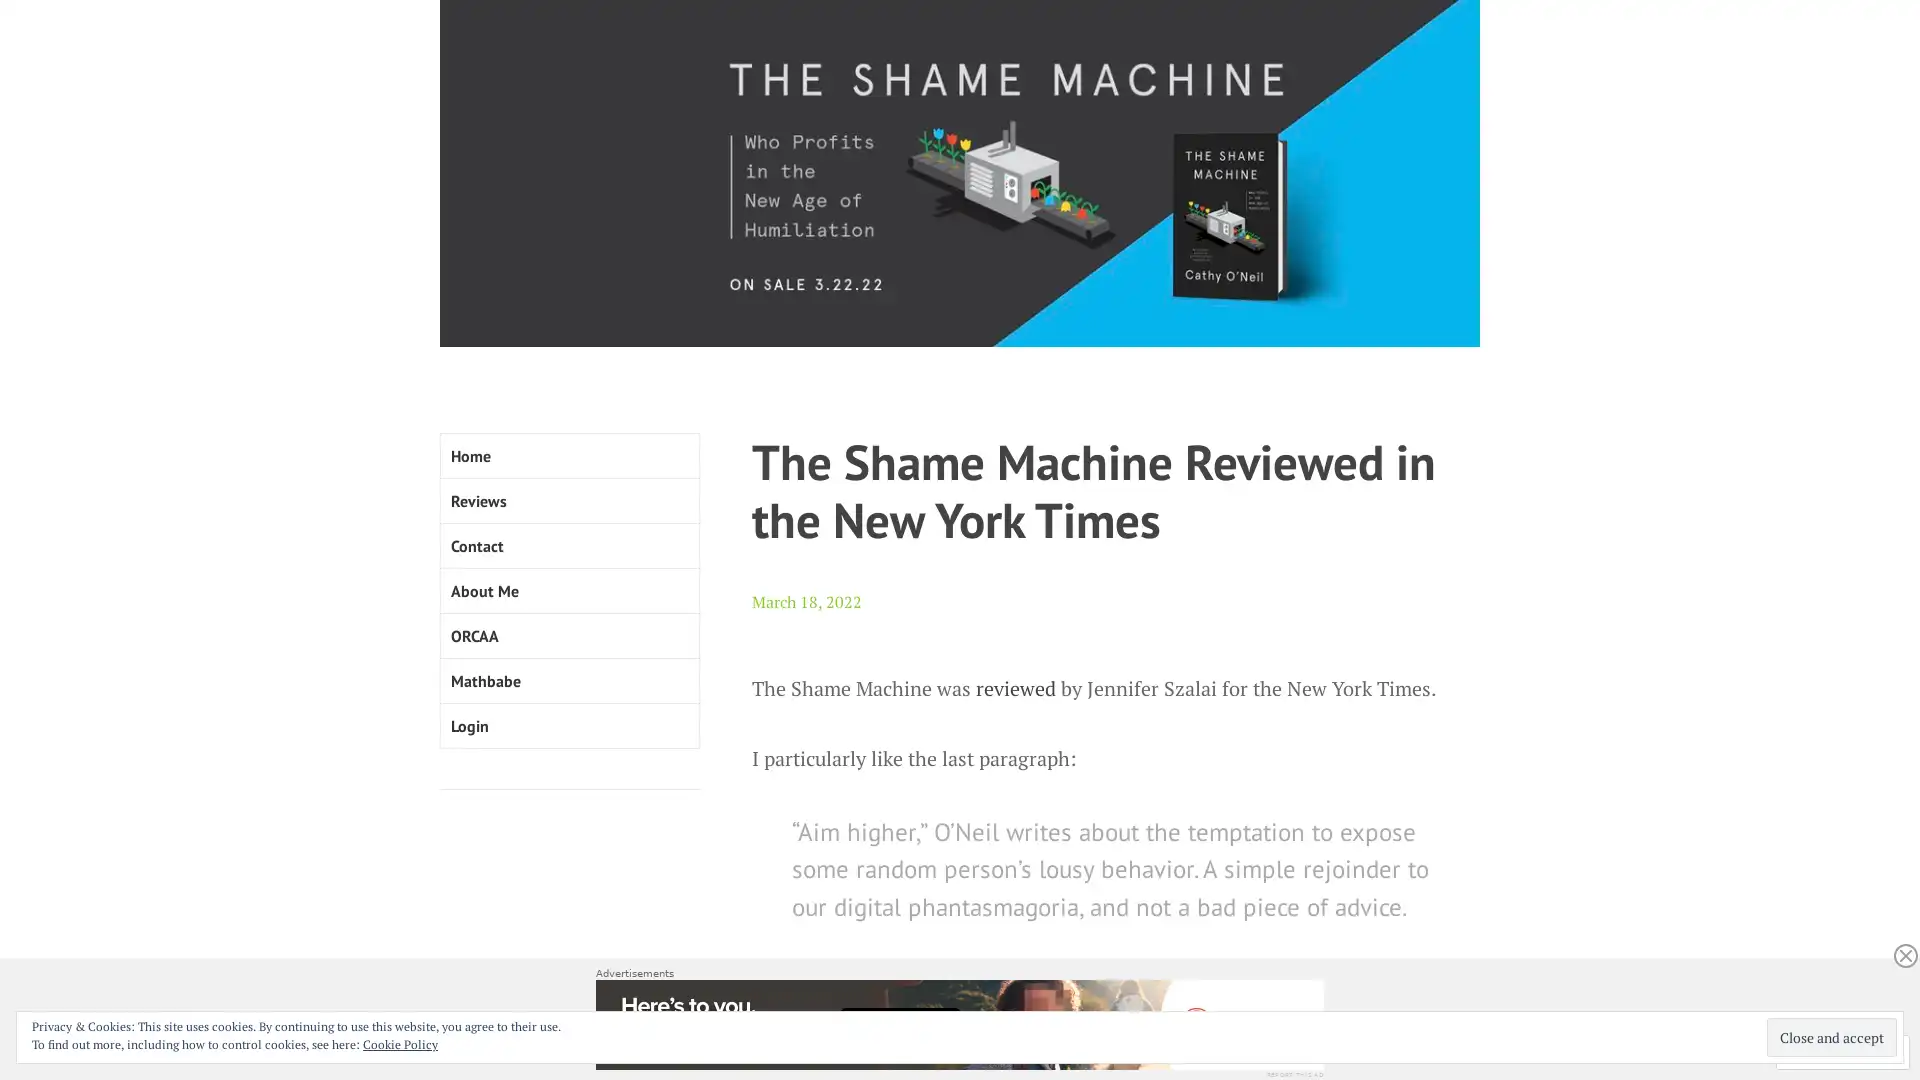  I want to click on Close and accept, so click(1832, 1036).